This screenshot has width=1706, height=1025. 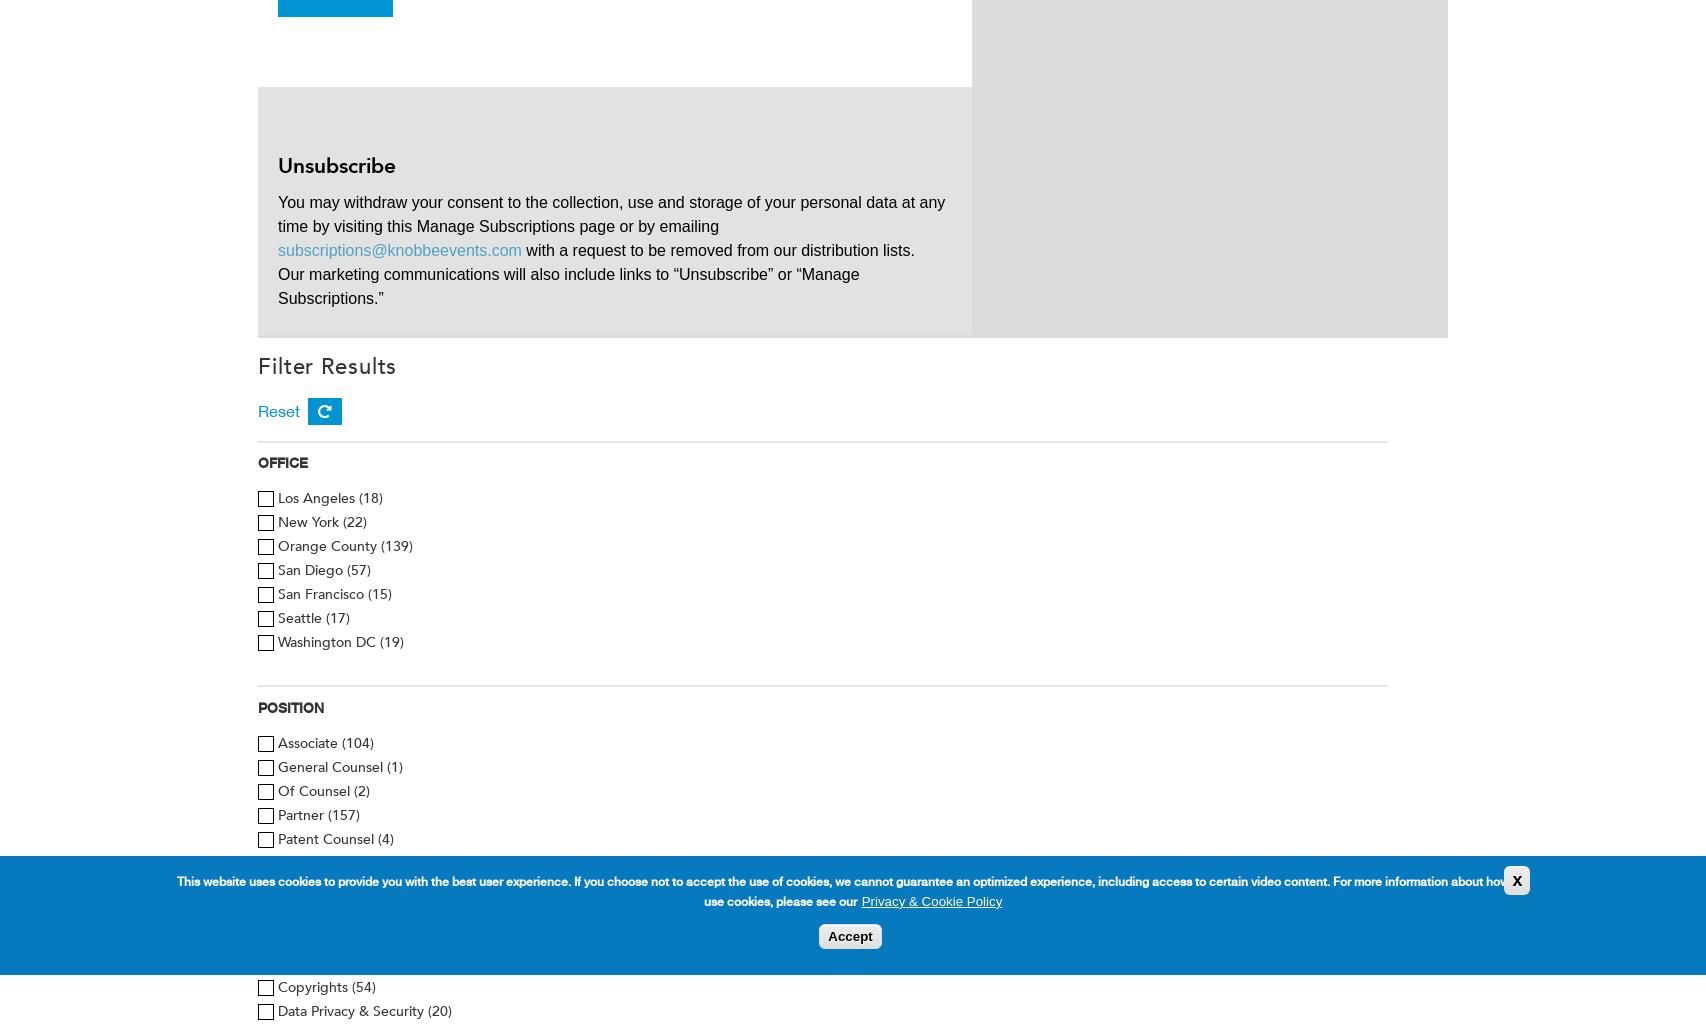 I want to click on 'Seattle', so click(x=301, y=617).